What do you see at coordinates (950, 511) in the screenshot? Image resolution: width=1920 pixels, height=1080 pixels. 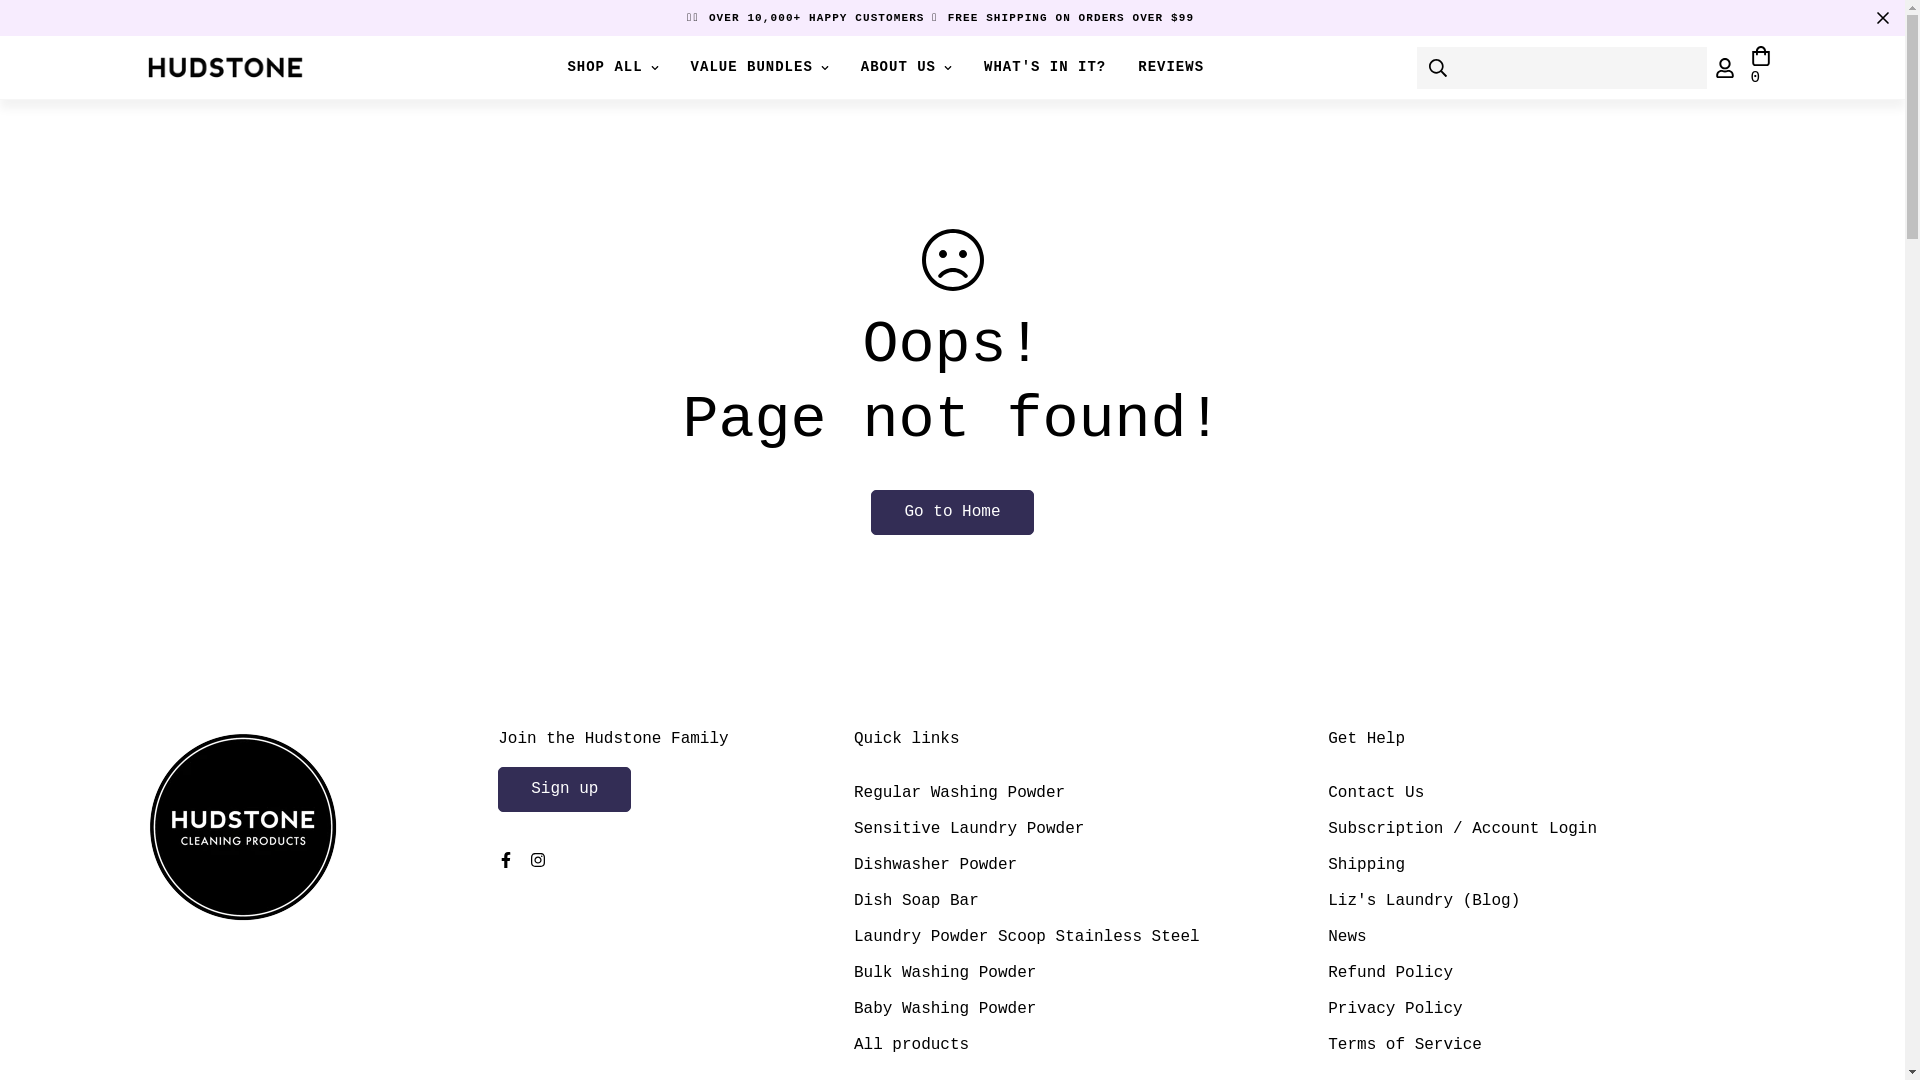 I see `'Go to Home'` at bounding box center [950, 511].